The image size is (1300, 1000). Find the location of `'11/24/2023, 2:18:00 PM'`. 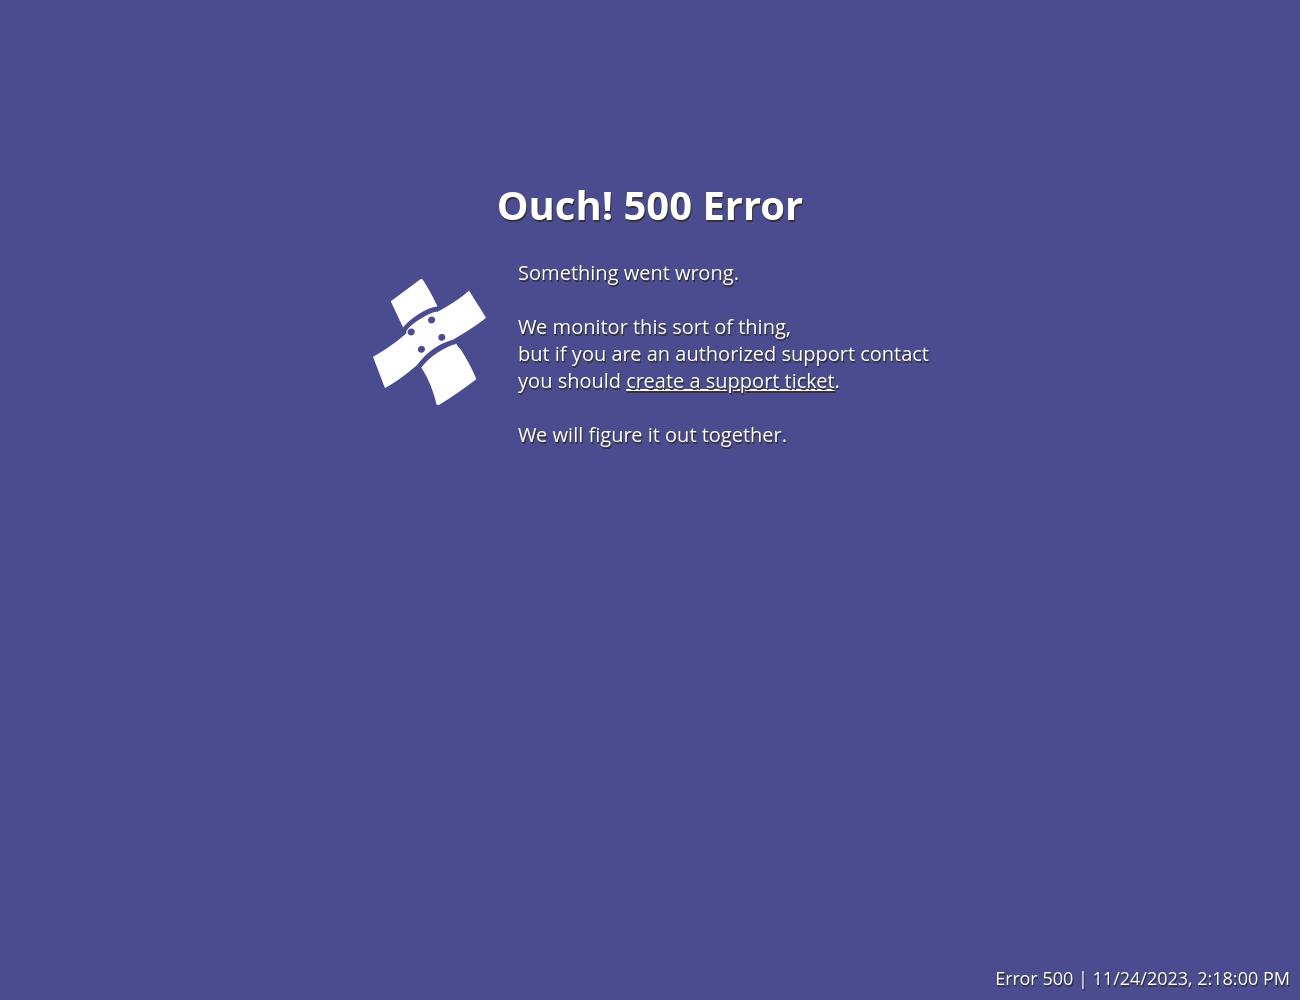

'11/24/2023, 2:18:00 PM' is located at coordinates (1191, 977).